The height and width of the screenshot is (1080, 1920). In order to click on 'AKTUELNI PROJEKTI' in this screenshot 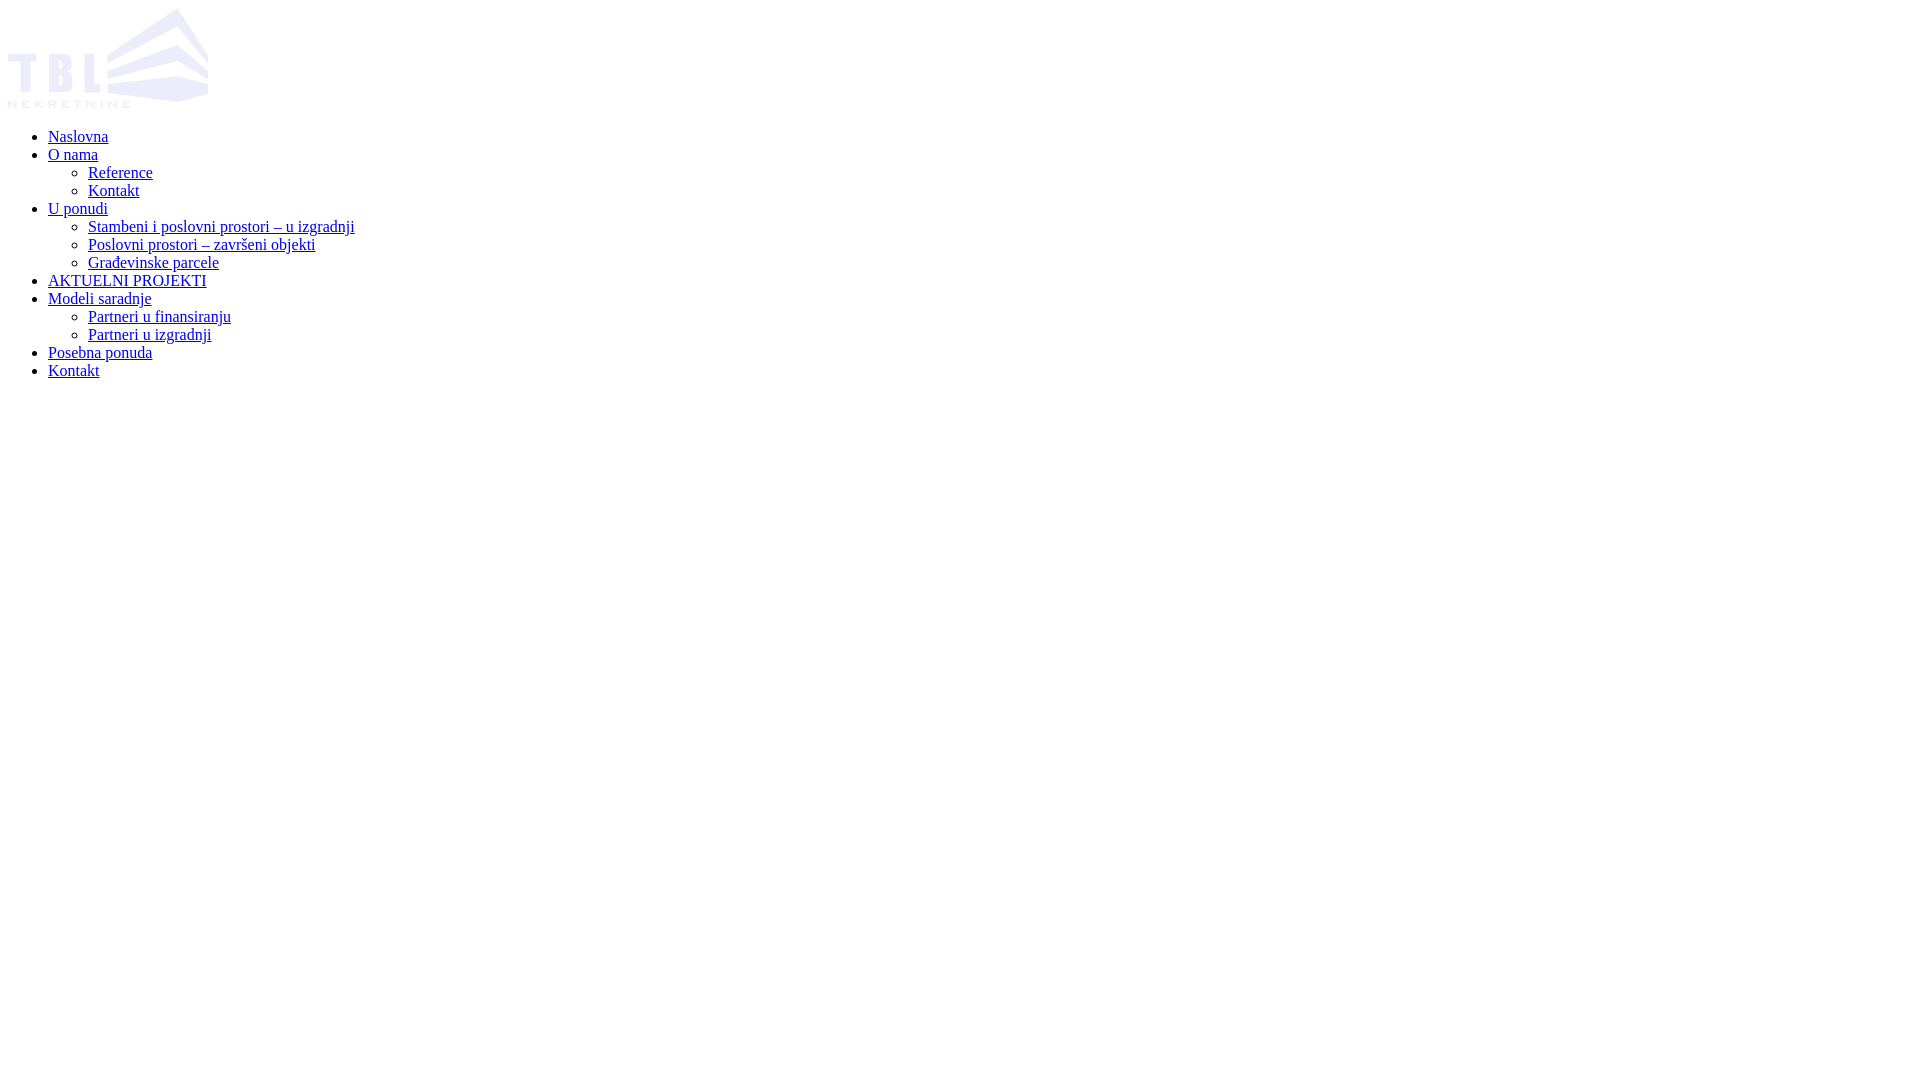, I will do `click(48, 280)`.